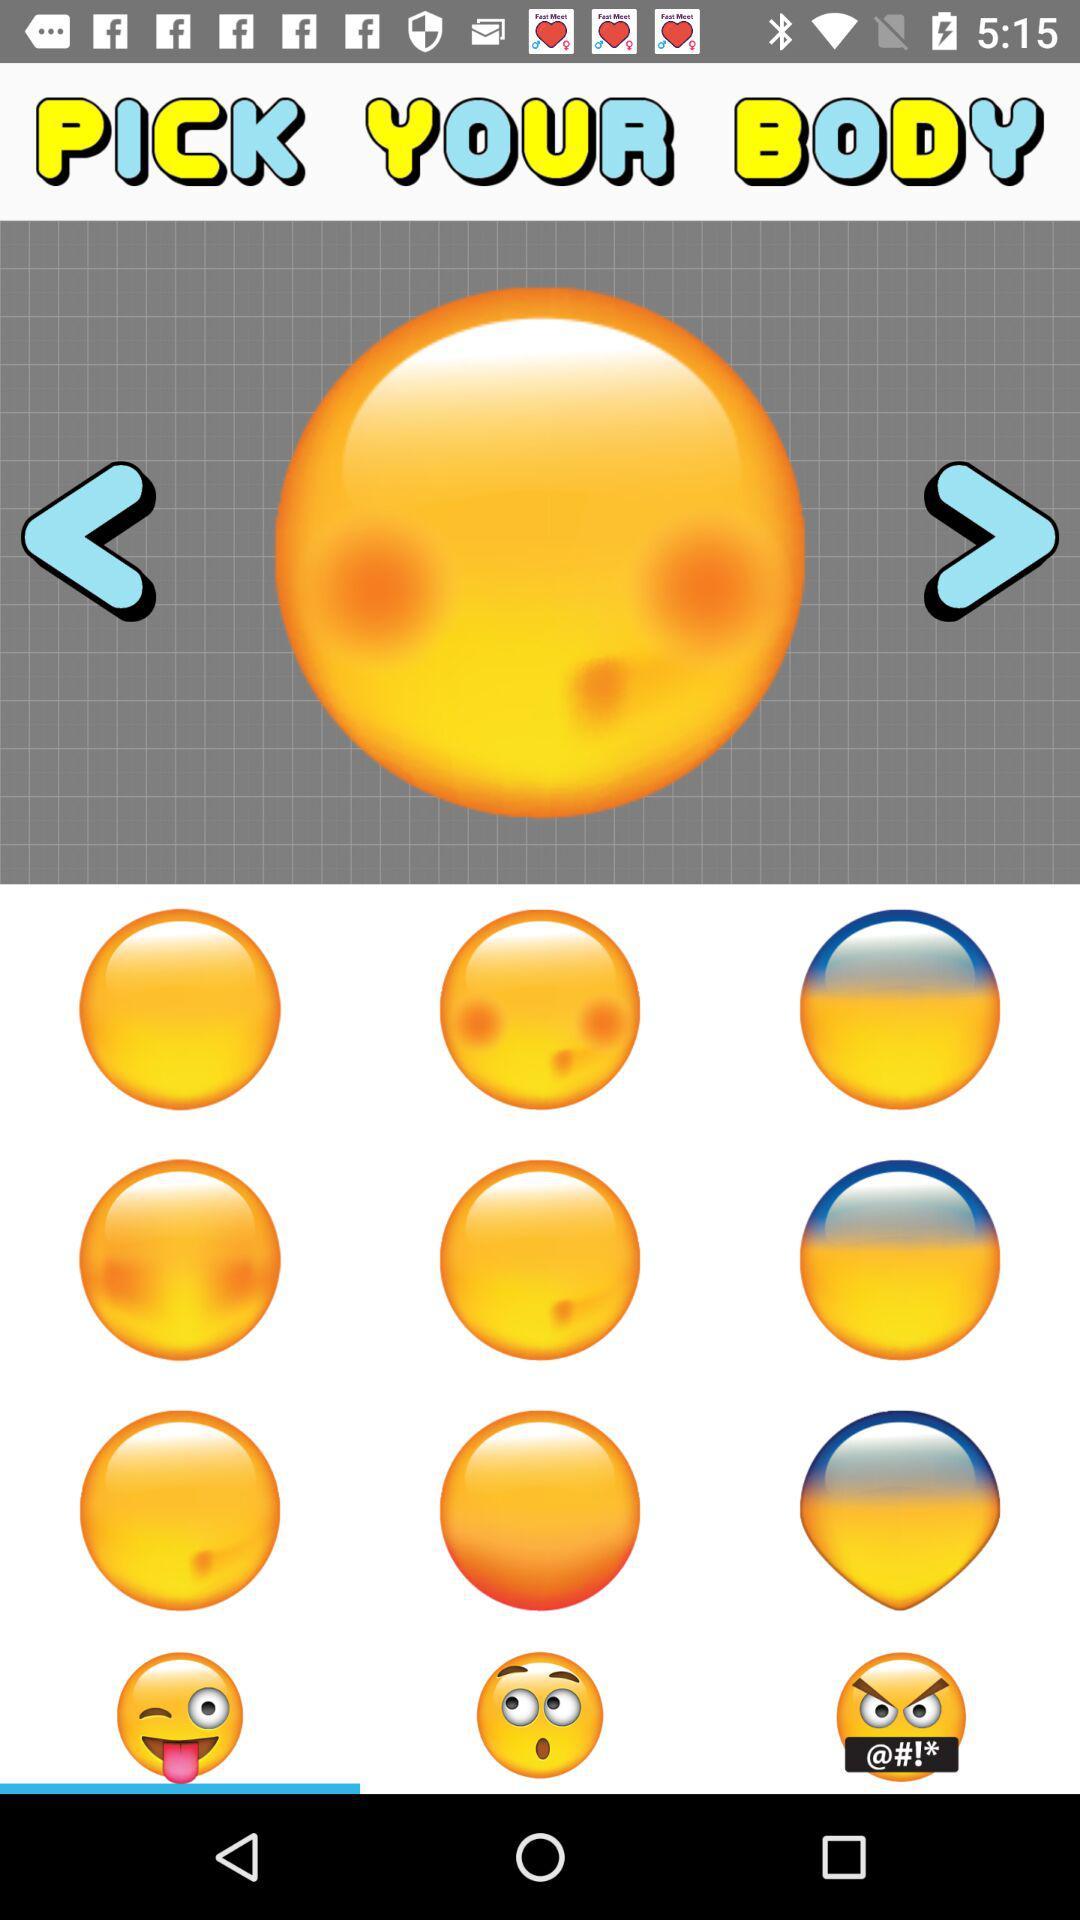 The height and width of the screenshot is (1920, 1080). Describe the element at coordinates (898, 1258) in the screenshot. I see `body` at that location.